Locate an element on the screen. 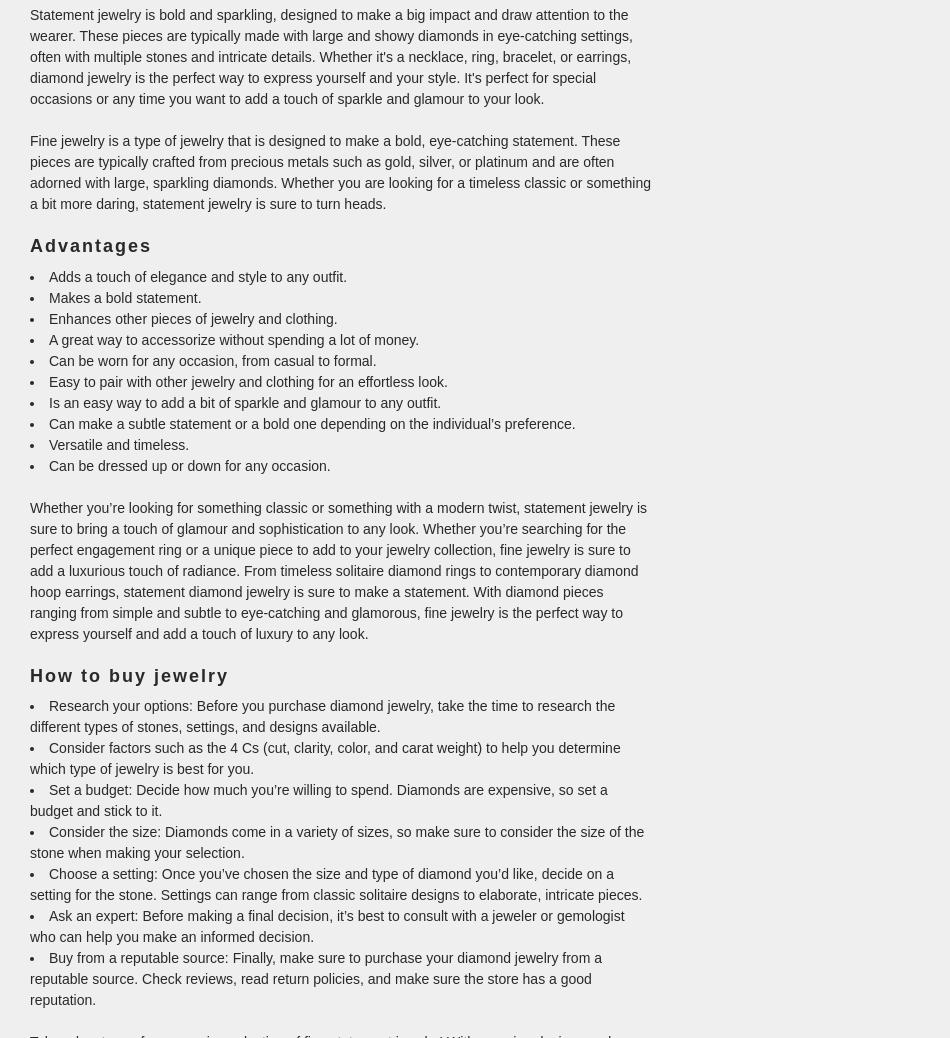 The image size is (950, 1038). 'Enhances other pieces of jewelry and clothing.' is located at coordinates (193, 318).